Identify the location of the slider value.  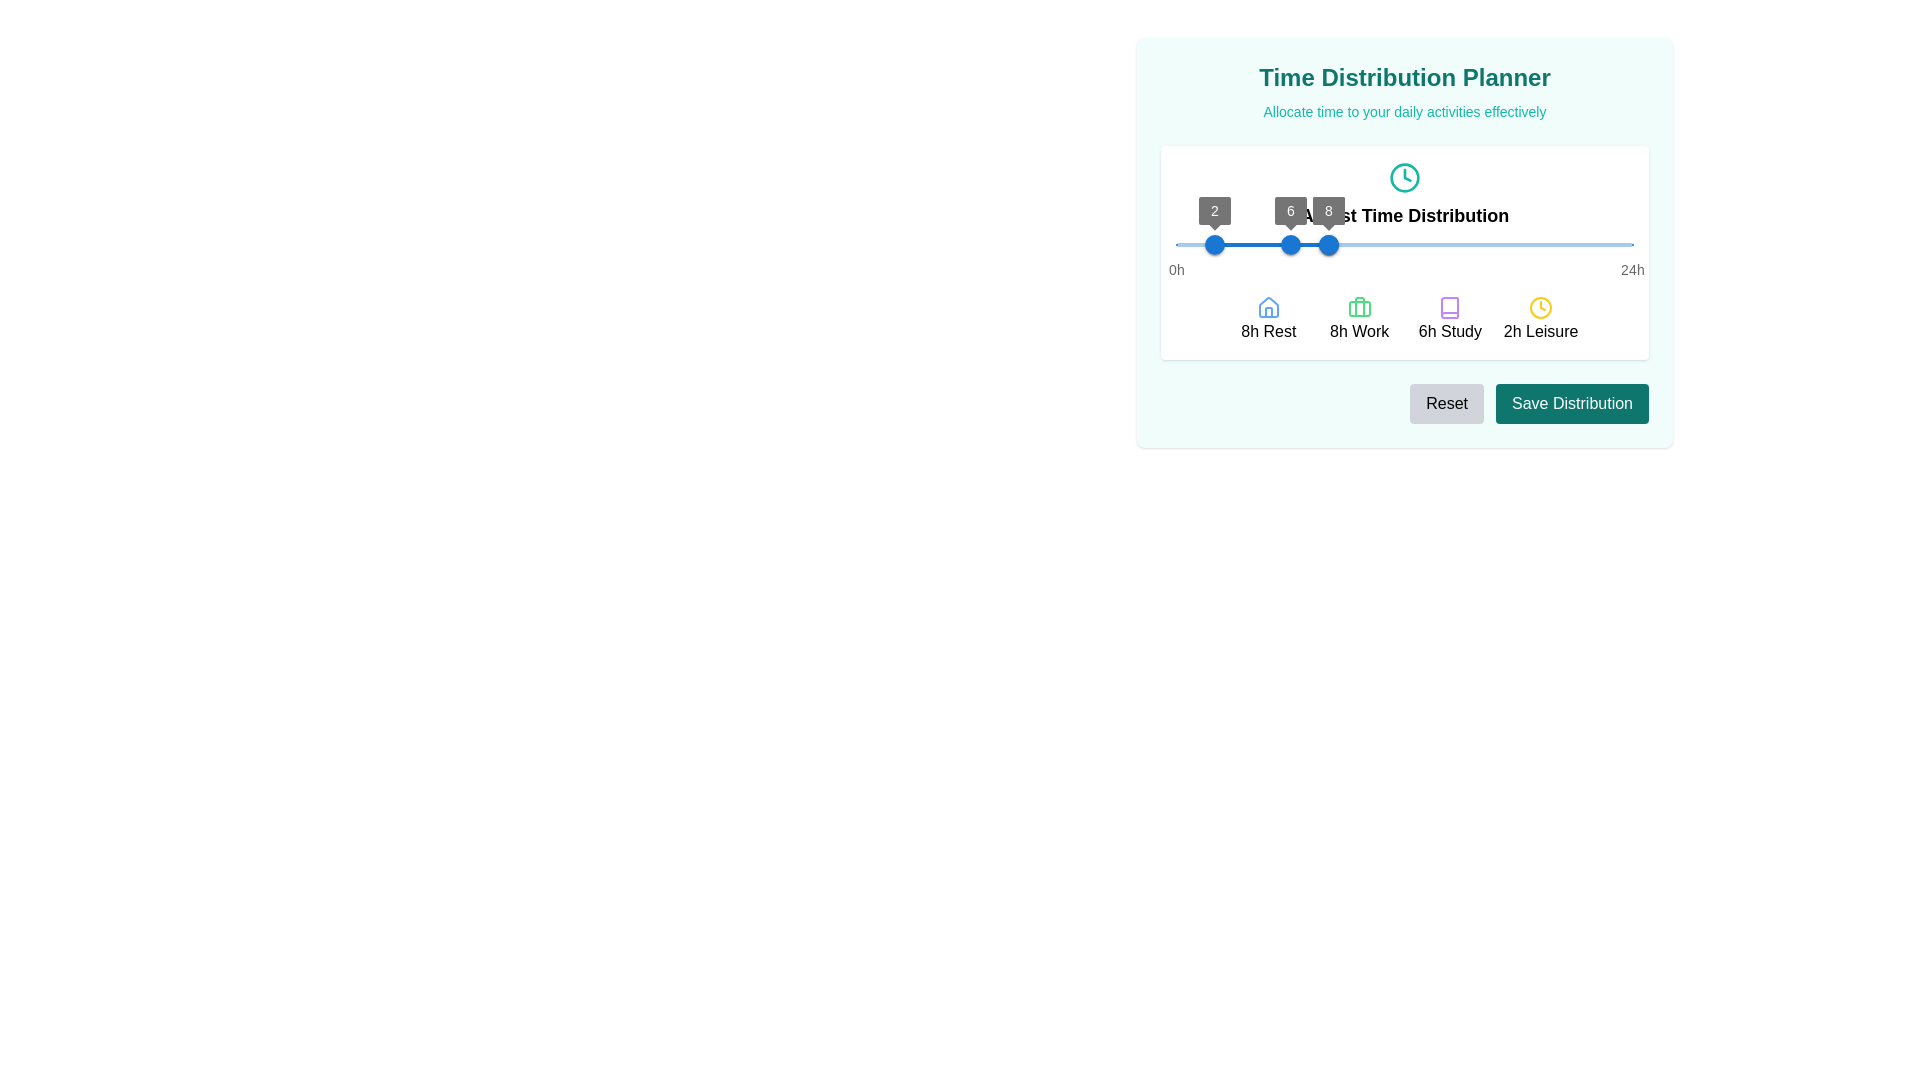
(1262, 244).